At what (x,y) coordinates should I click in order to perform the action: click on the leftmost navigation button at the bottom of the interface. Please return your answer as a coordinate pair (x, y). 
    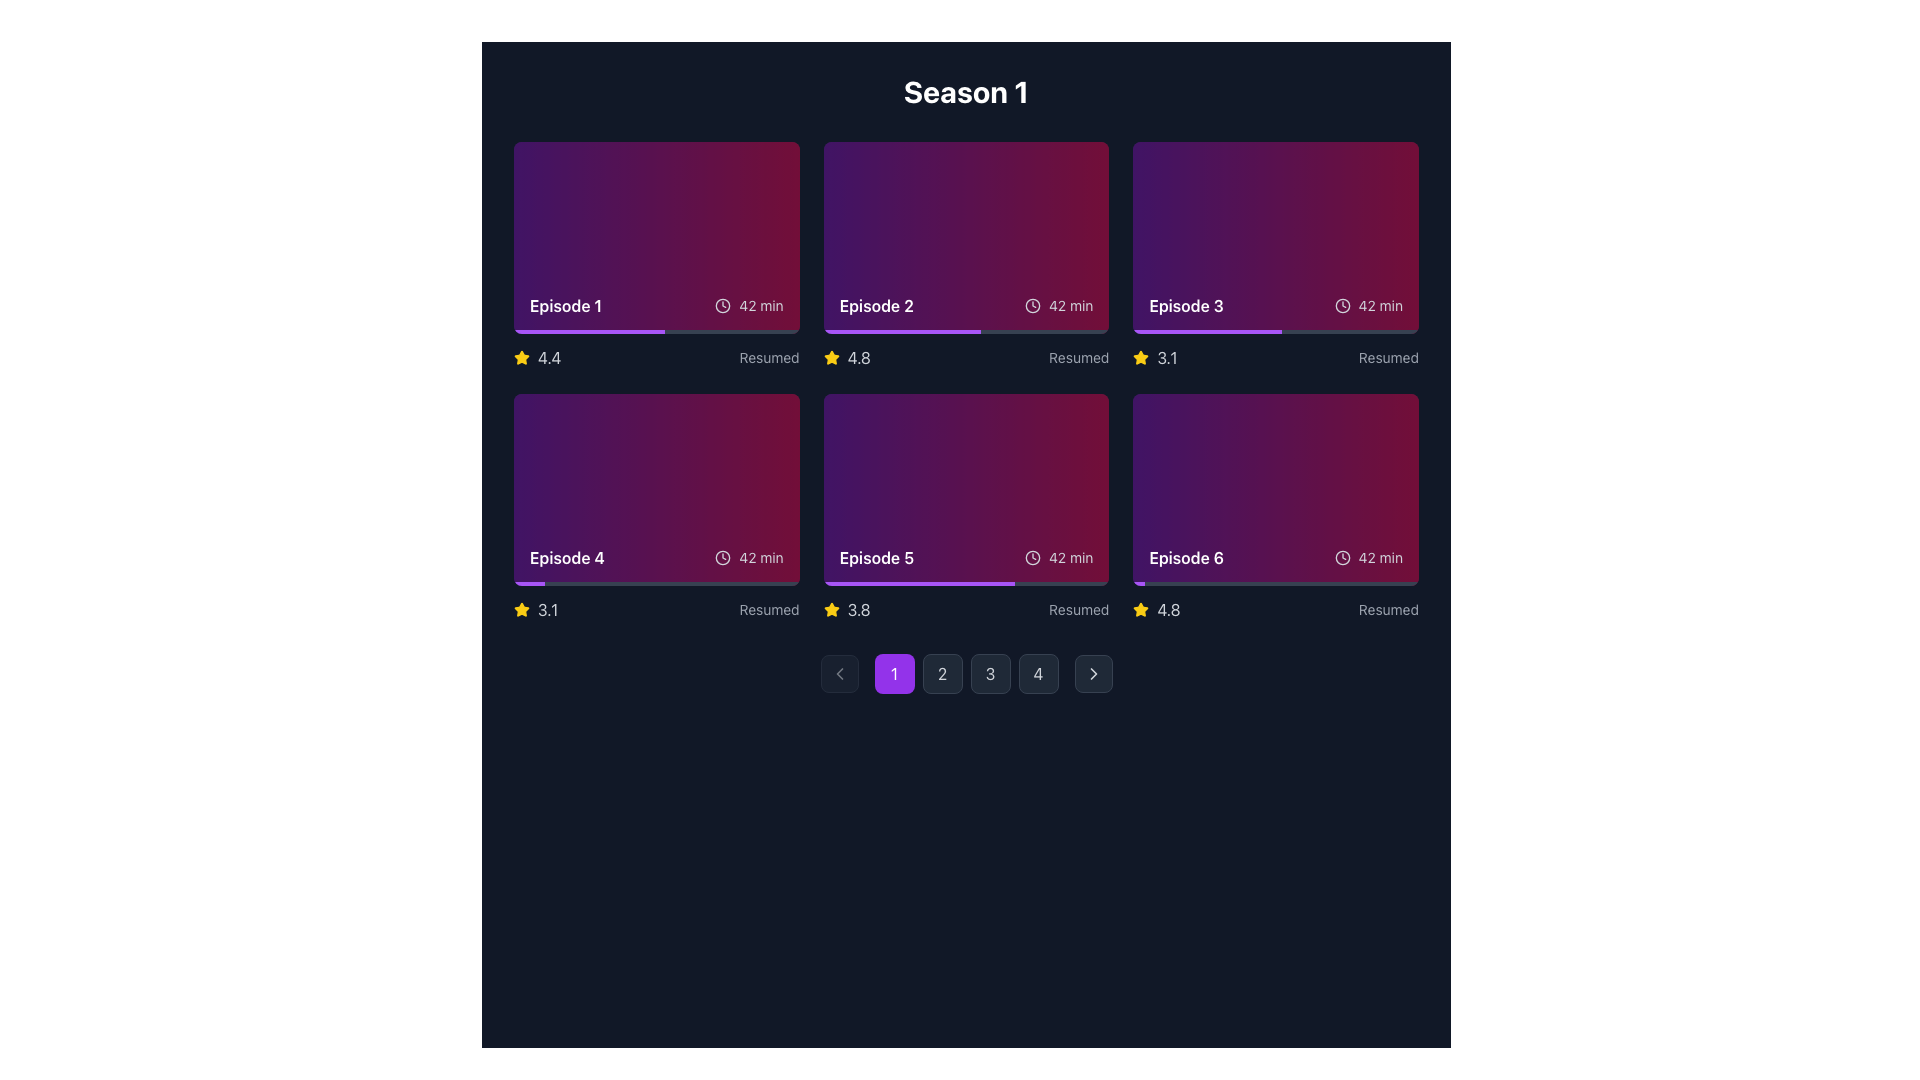
    Looking at the image, I should click on (893, 674).